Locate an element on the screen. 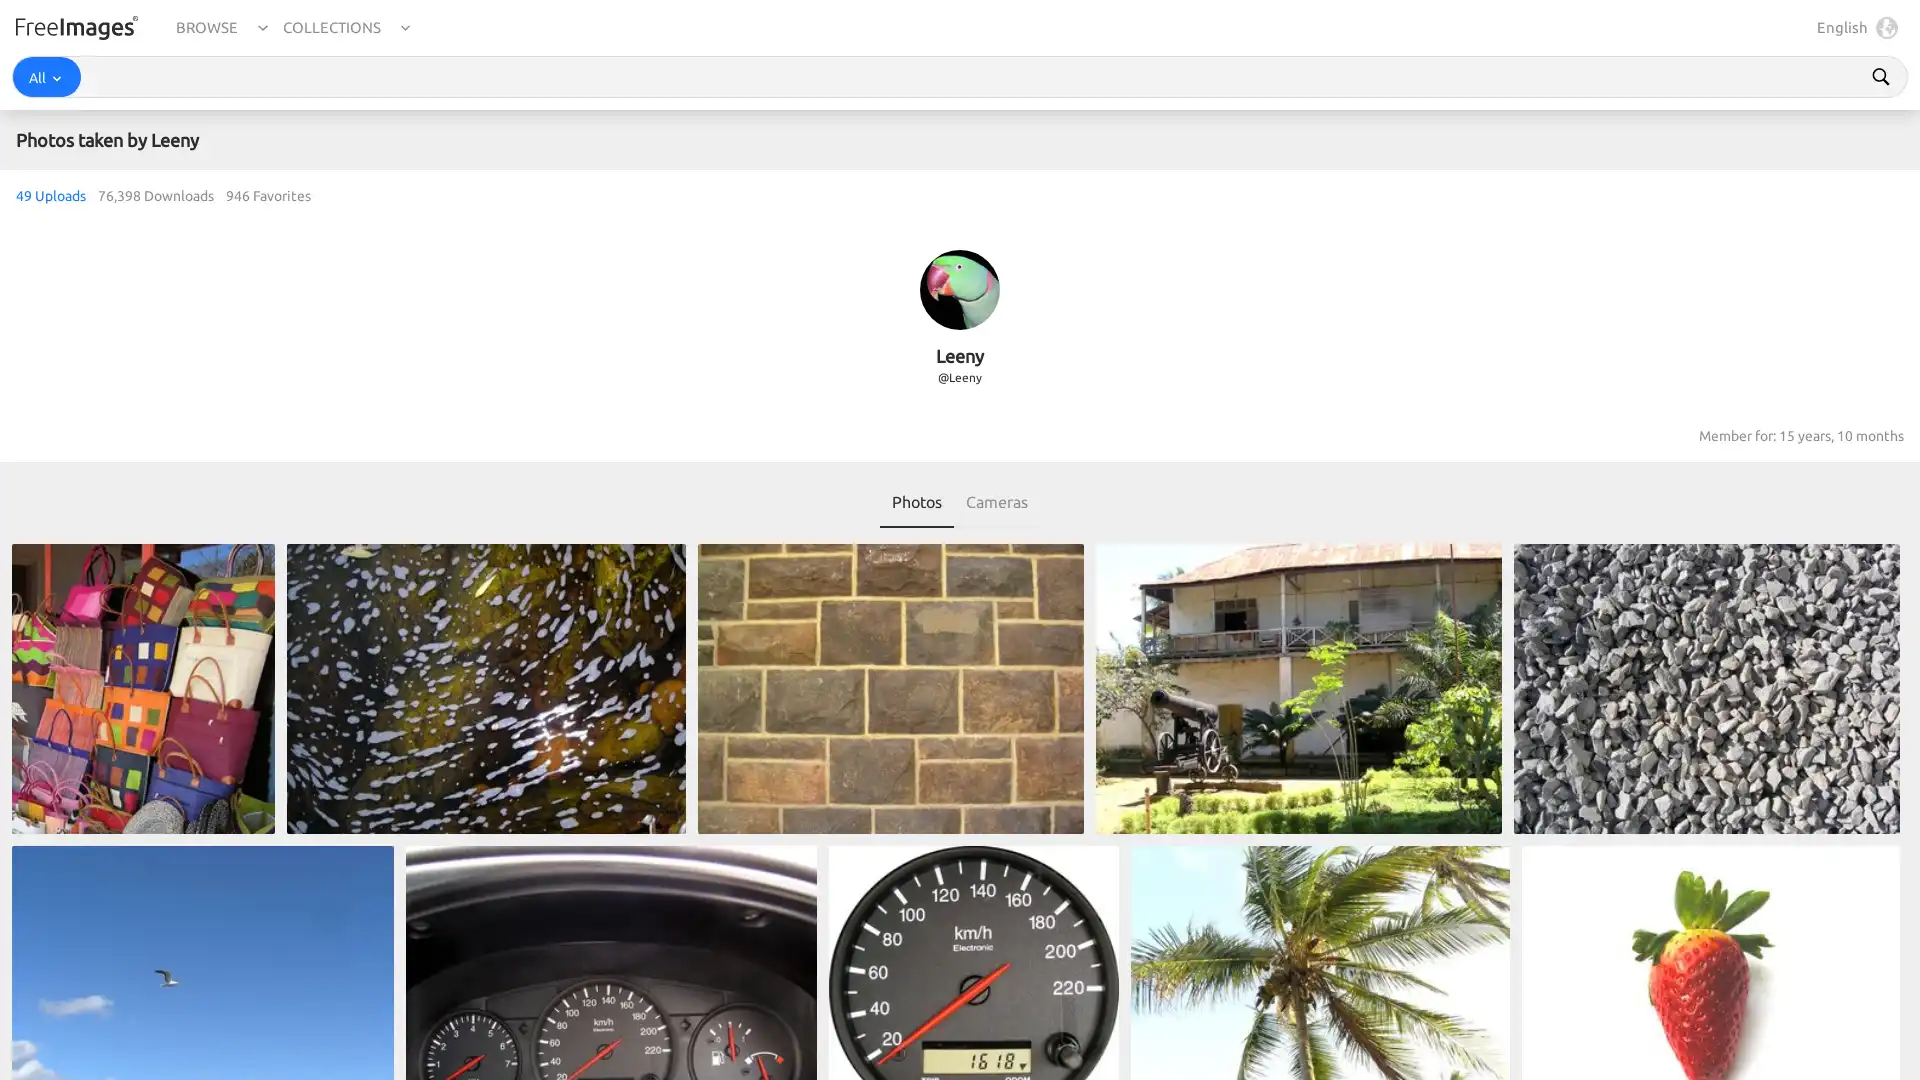  Close is located at coordinates (1886, 1036).